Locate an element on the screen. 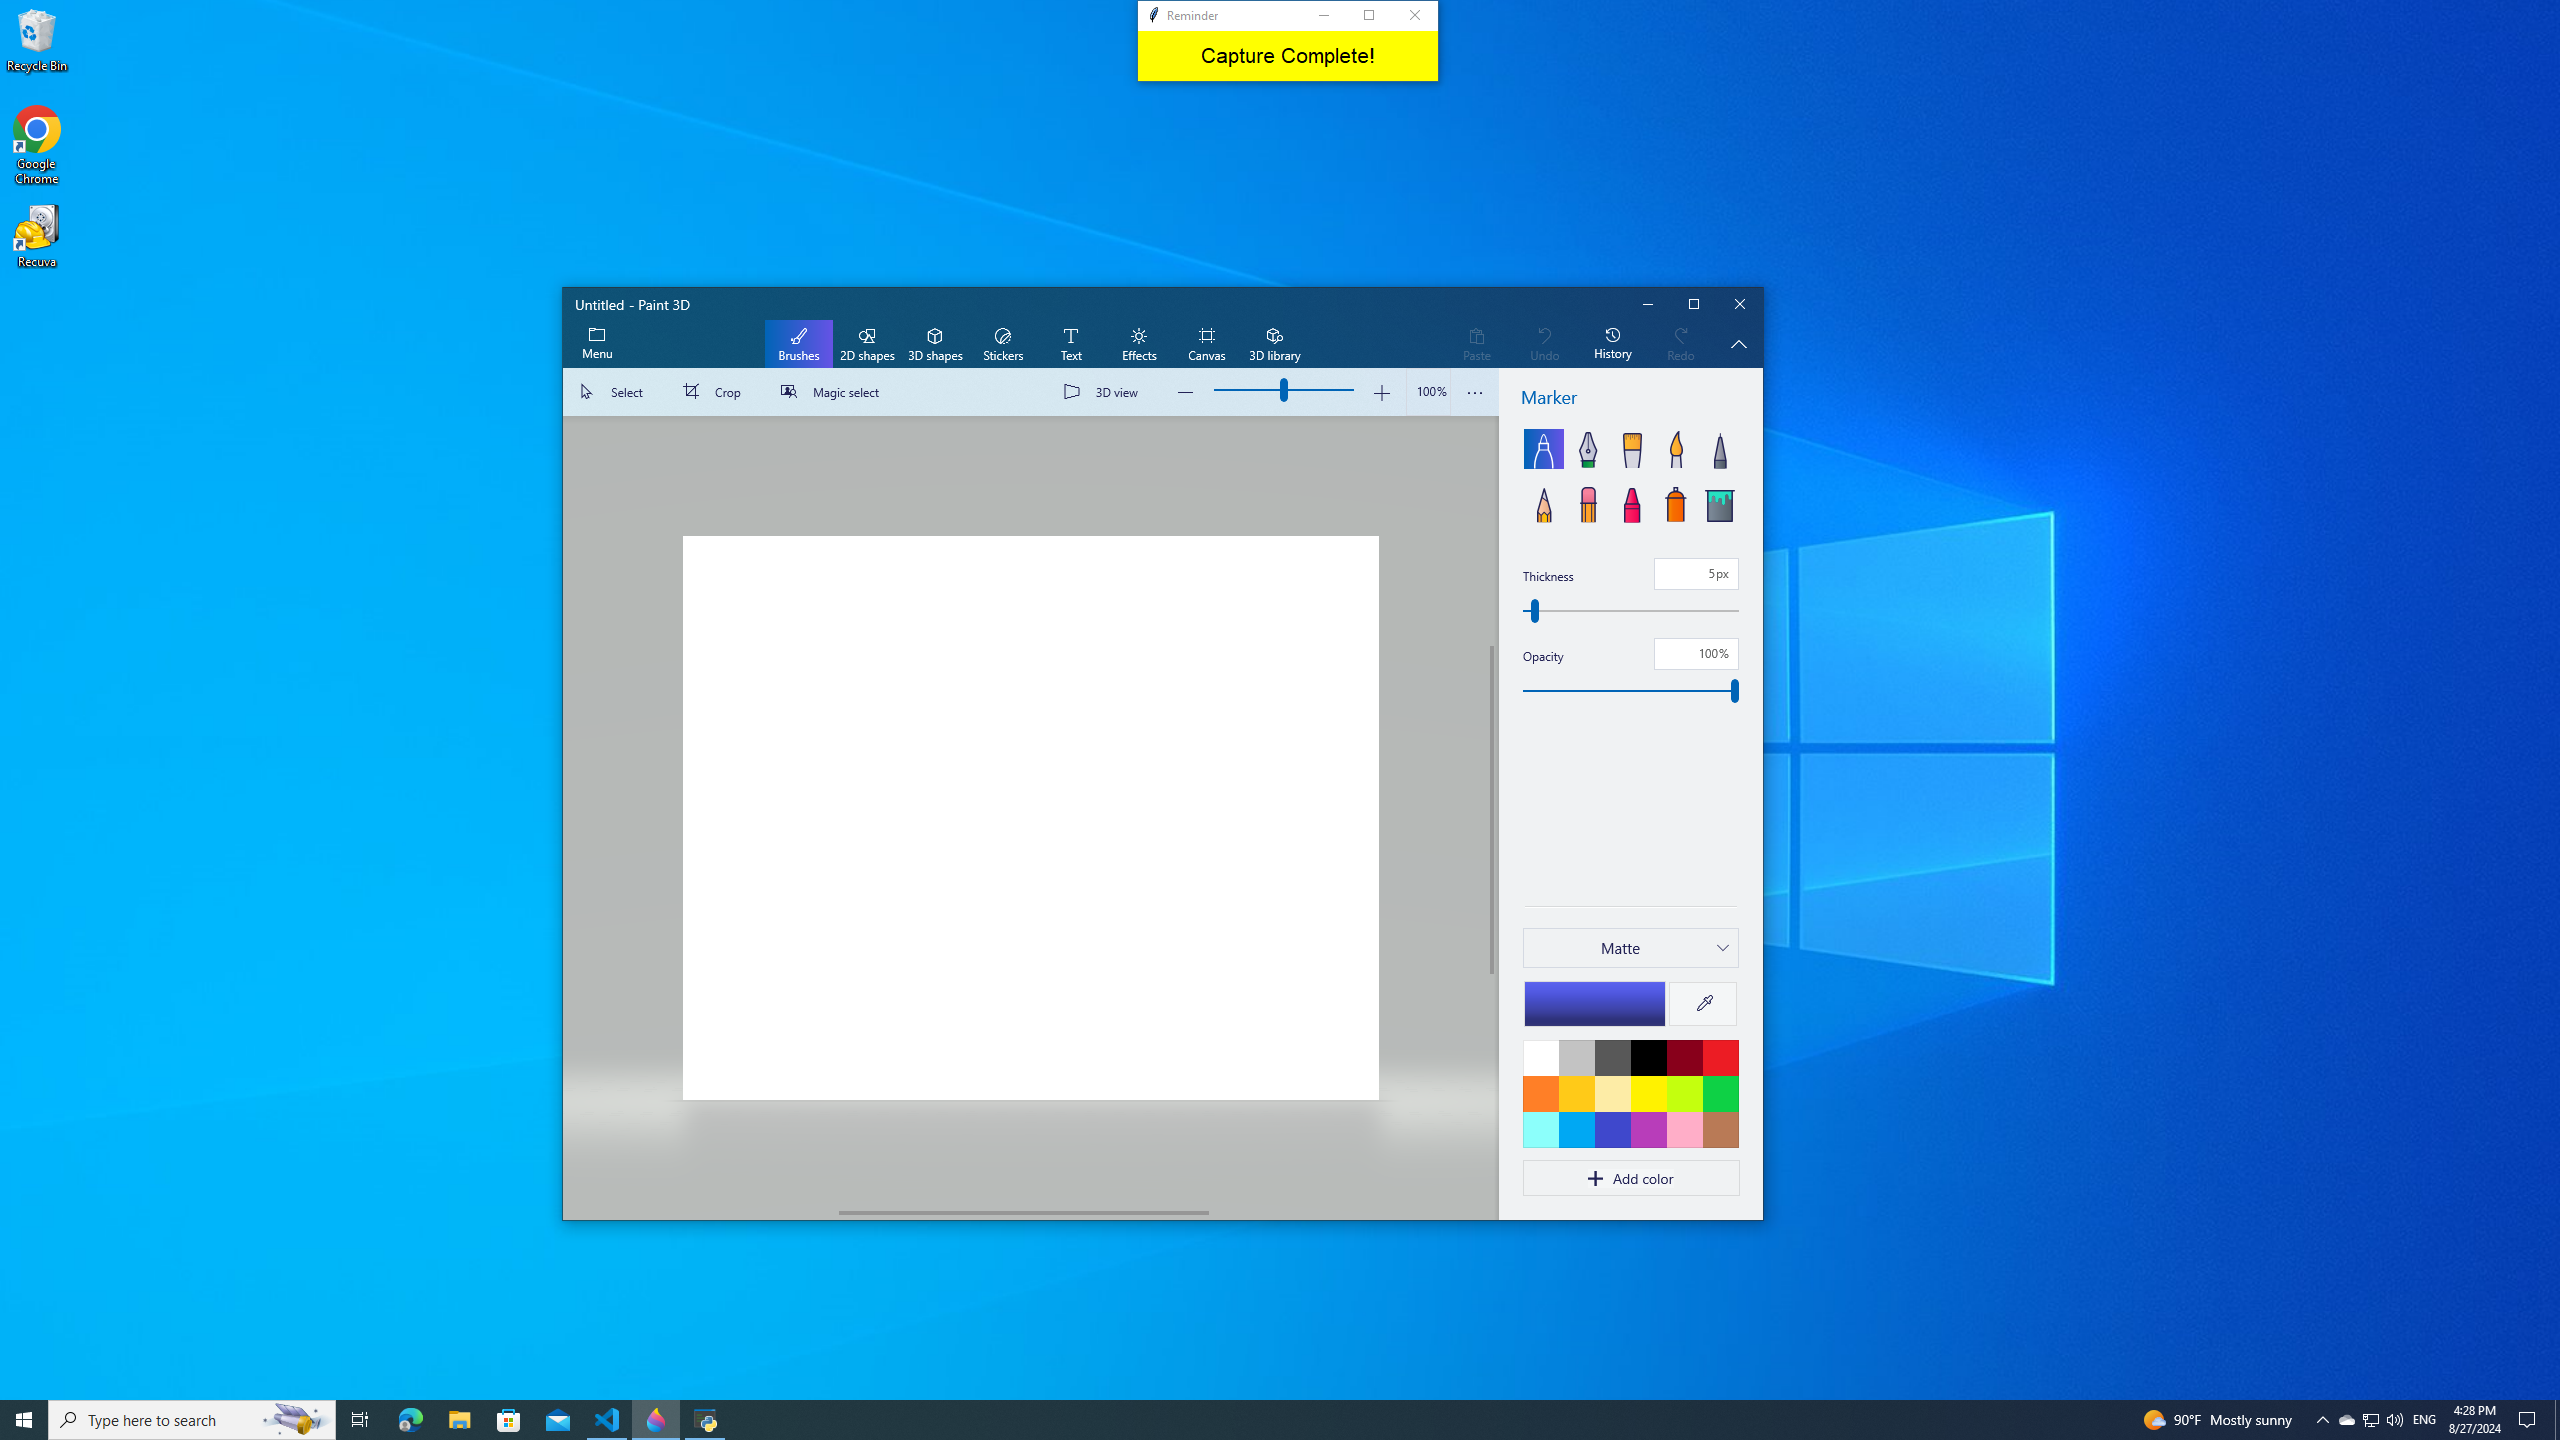  '2D shapes' is located at coordinates (865, 344).